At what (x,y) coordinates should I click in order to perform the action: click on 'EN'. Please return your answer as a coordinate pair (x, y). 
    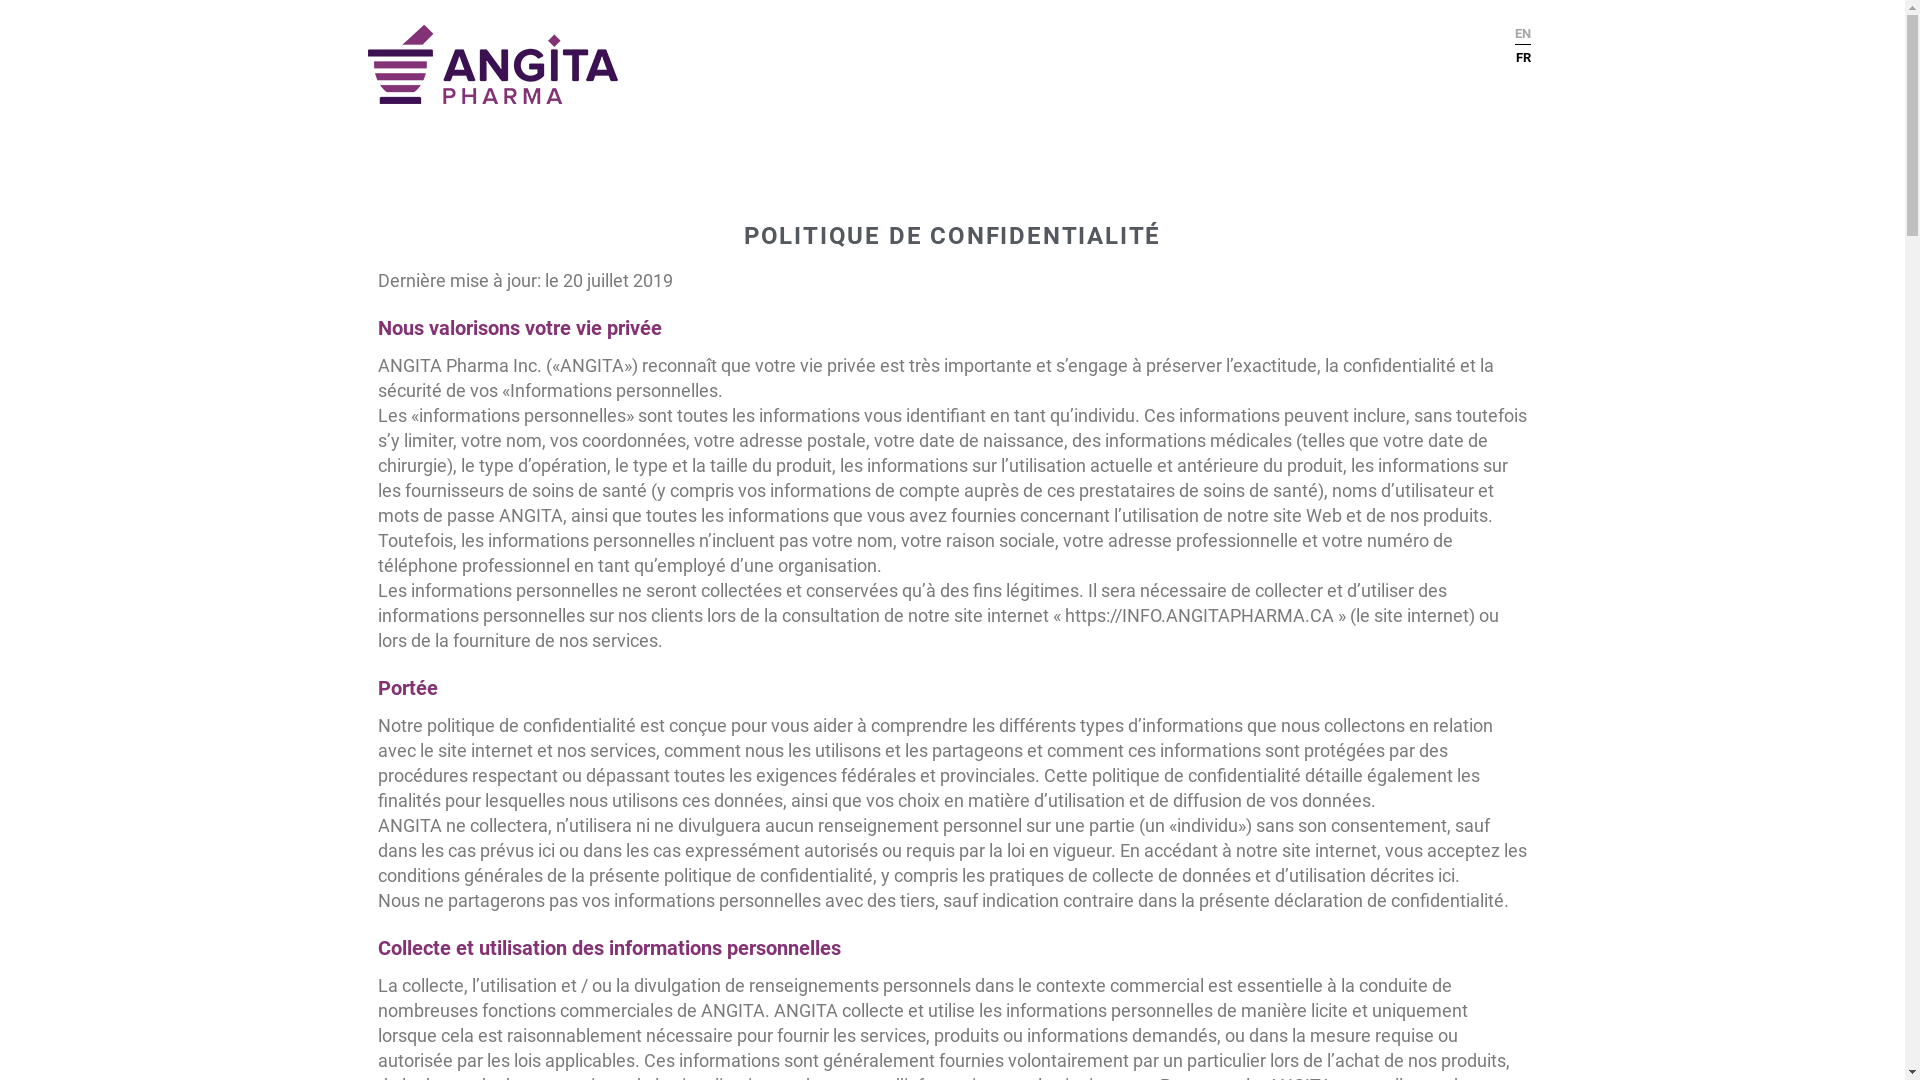
    Looking at the image, I should click on (1521, 33).